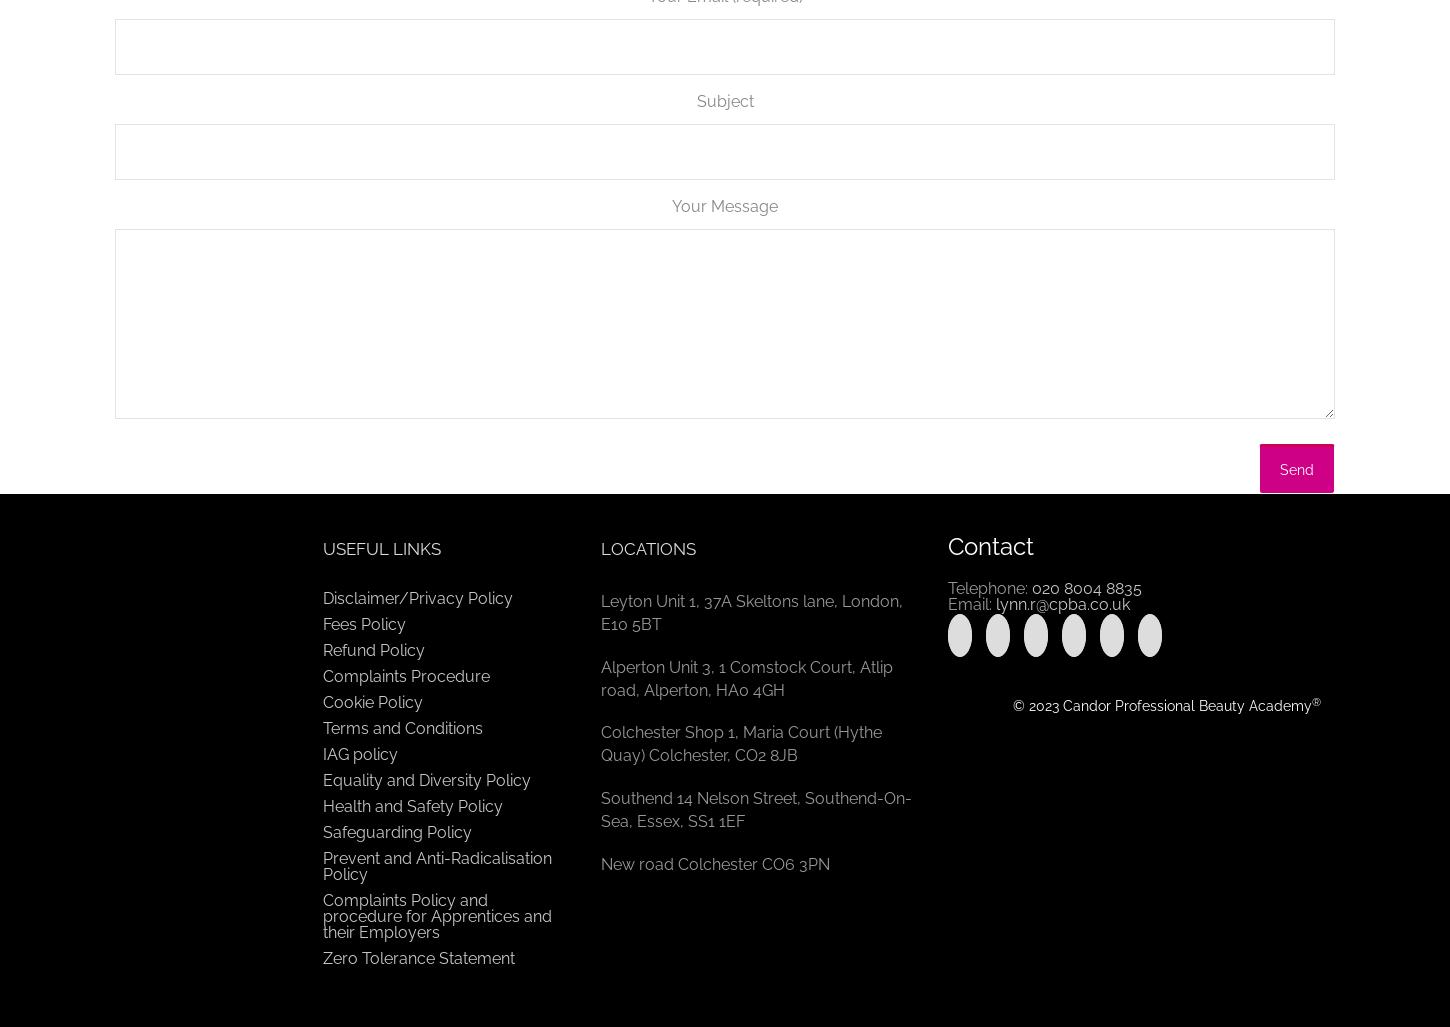 The image size is (1450, 1027). Describe the element at coordinates (323, 728) in the screenshot. I see `'Terms and Conditions'` at that location.